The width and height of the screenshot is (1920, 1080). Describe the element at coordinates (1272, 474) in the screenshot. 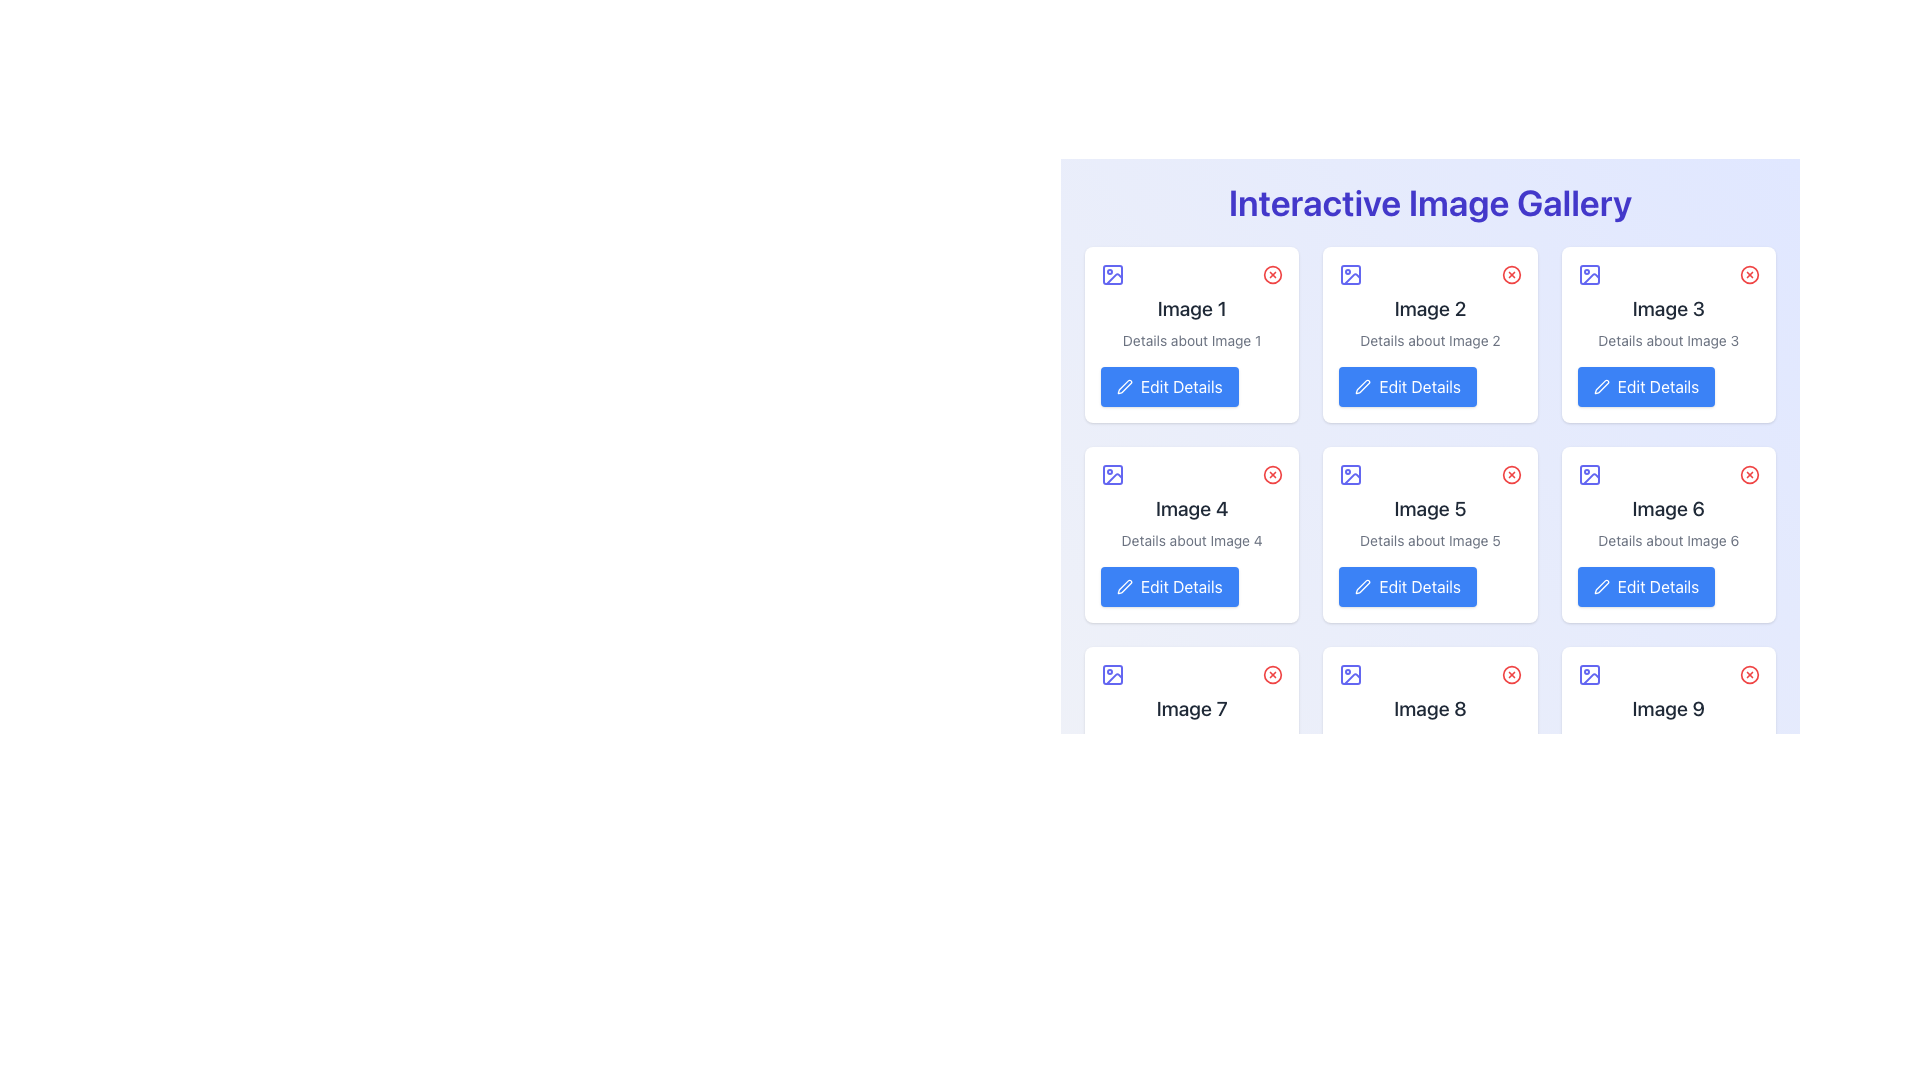

I see `the SVG circle graphic that is part of the 'cross mark' icon in the top-right corner of the 'Image 4' block under the 'Interactive Image Gallery' header` at that location.